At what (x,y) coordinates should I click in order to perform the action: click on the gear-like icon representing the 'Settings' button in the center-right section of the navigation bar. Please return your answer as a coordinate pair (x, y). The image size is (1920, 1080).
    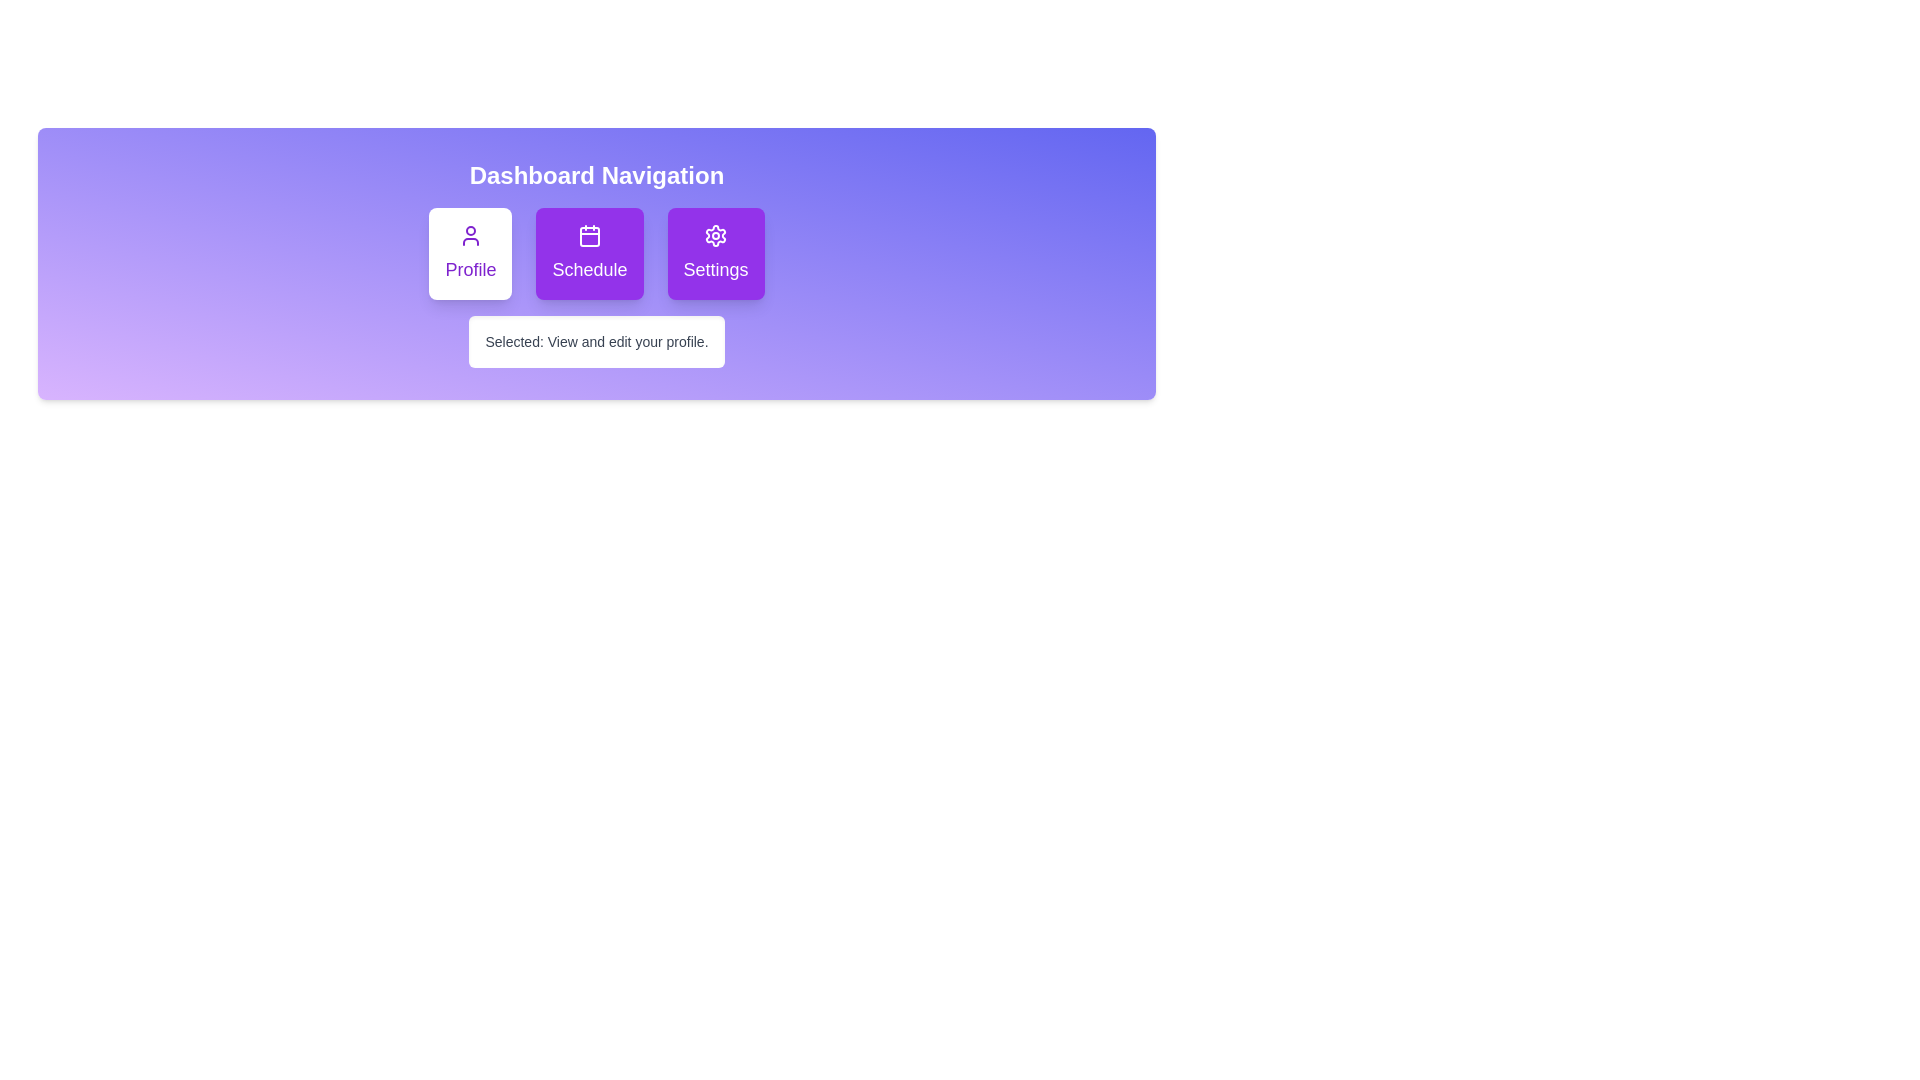
    Looking at the image, I should click on (715, 234).